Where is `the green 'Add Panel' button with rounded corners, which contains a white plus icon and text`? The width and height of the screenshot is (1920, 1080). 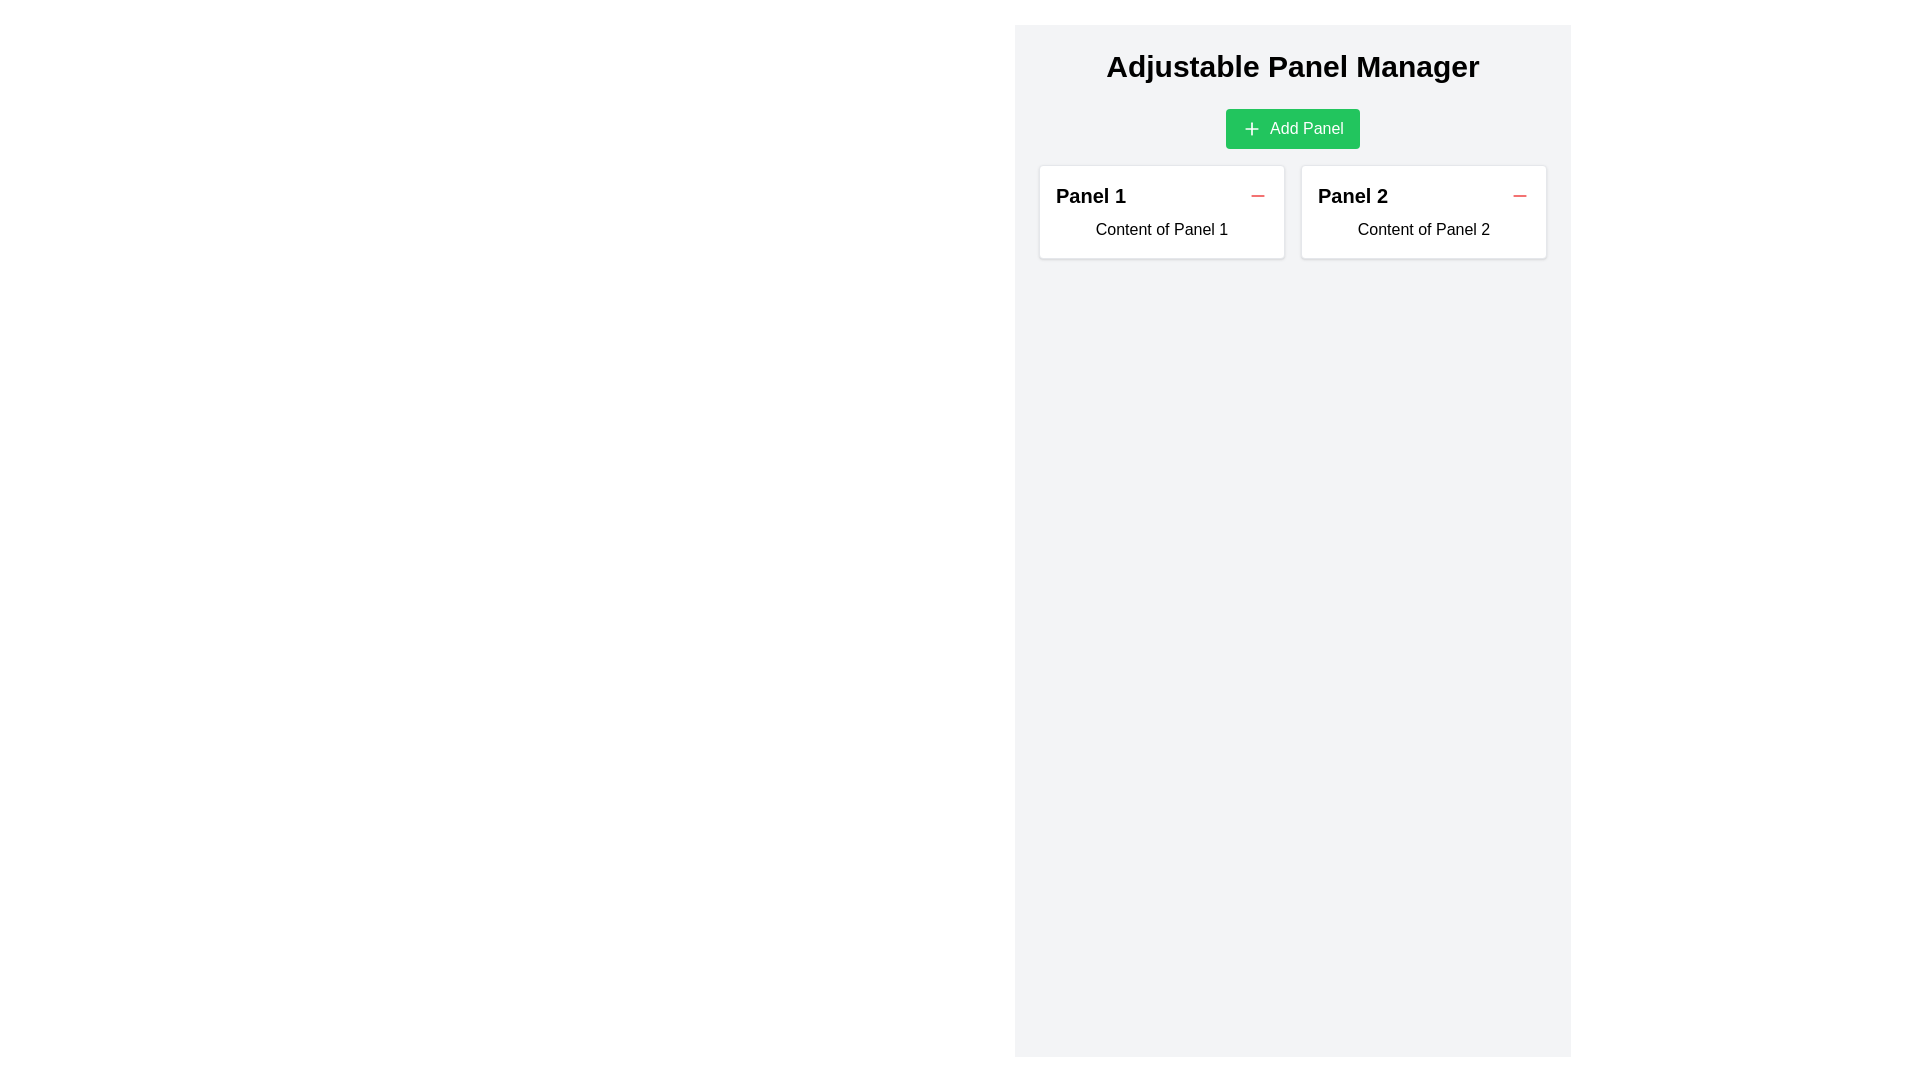
the green 'Add Panel' button with rounded corners, which contains a white plus icon and text is located at coordinates (1292, 128).